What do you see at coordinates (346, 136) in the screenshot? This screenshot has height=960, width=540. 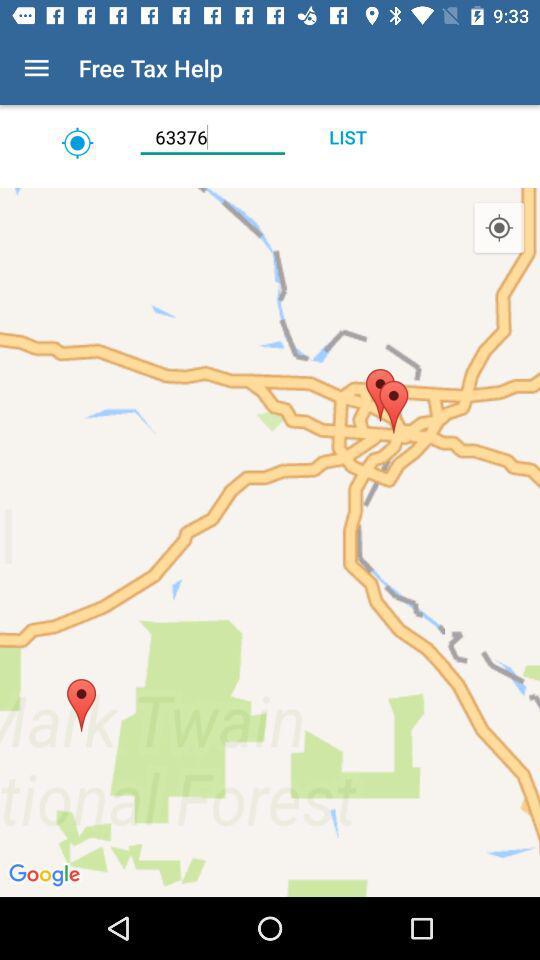 I see `icon to the right of the 63376 icon` at bounding box center [346, 136].